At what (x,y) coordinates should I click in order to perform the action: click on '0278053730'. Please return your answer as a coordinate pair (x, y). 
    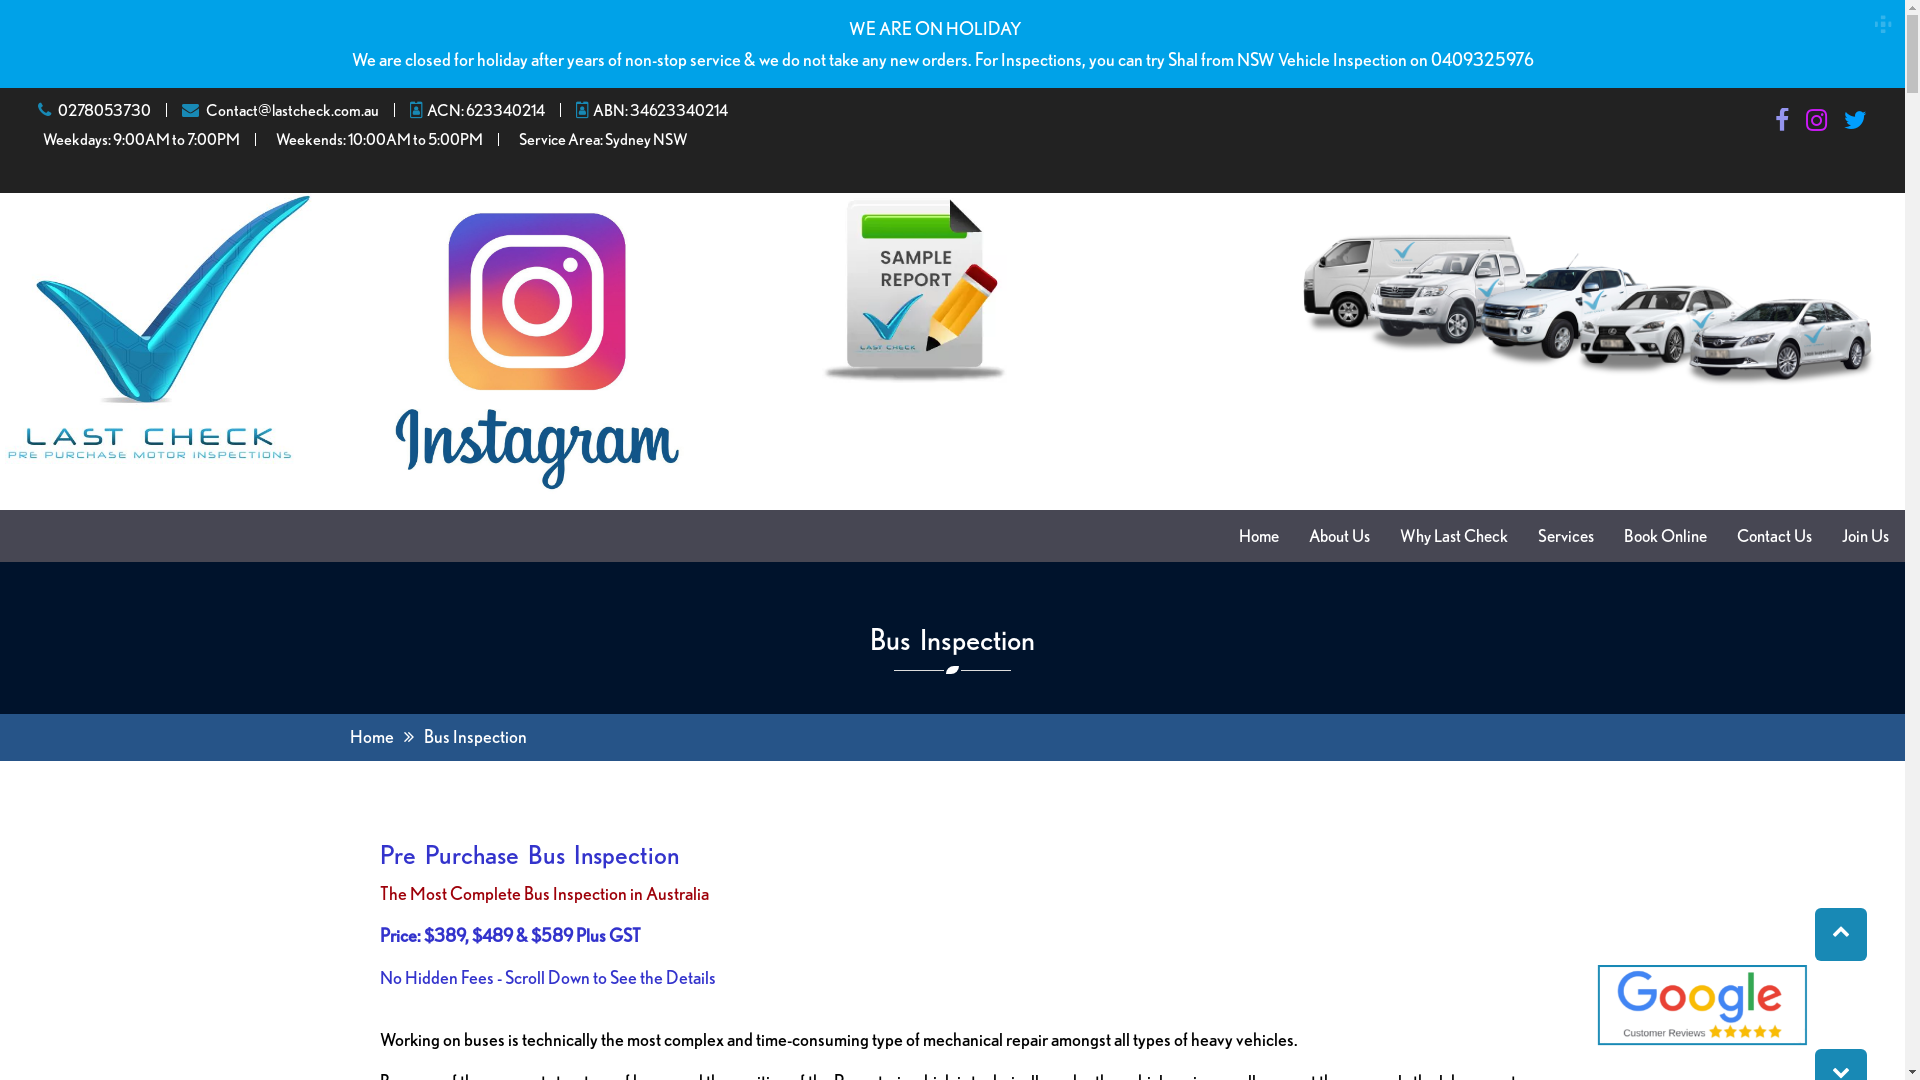
    Looking at the image, I should click on (103, 110).